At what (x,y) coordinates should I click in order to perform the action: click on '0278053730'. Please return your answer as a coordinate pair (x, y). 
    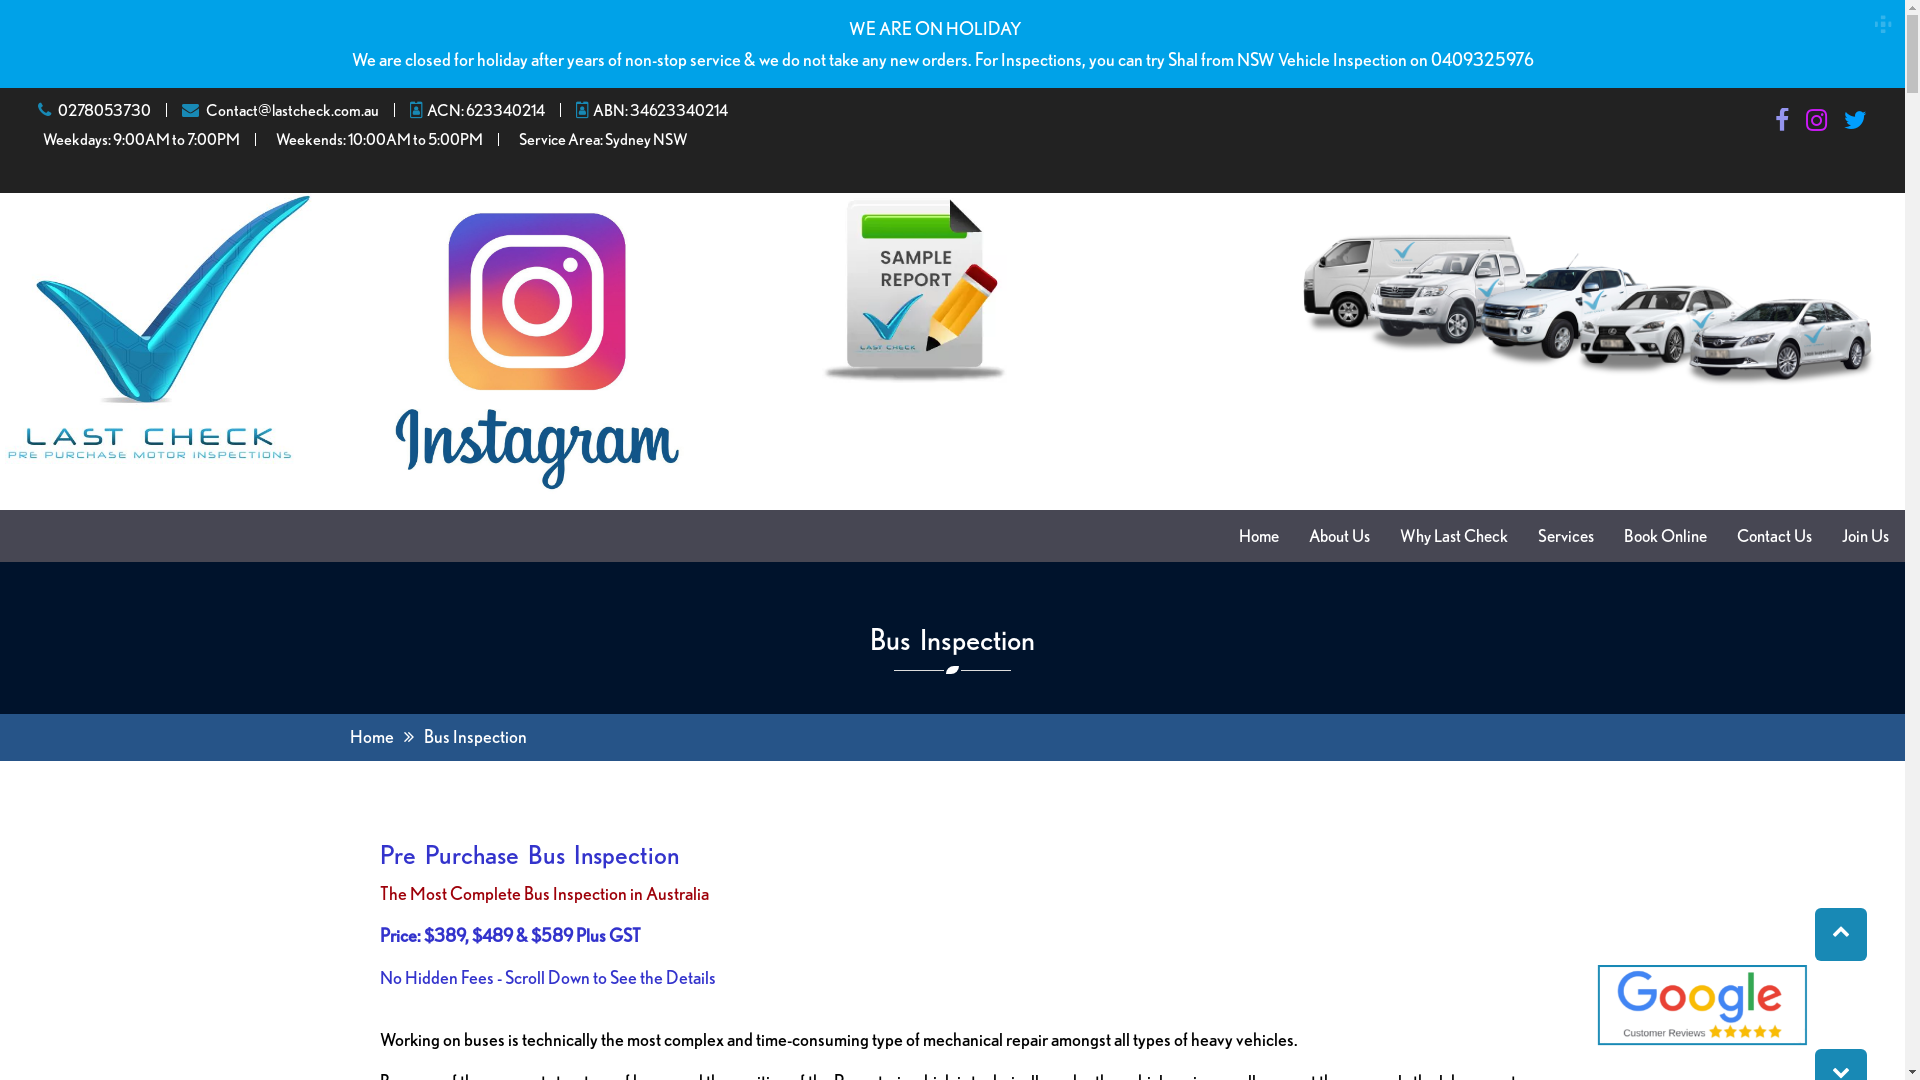
    Looking at the image, I should click on (103, 110).